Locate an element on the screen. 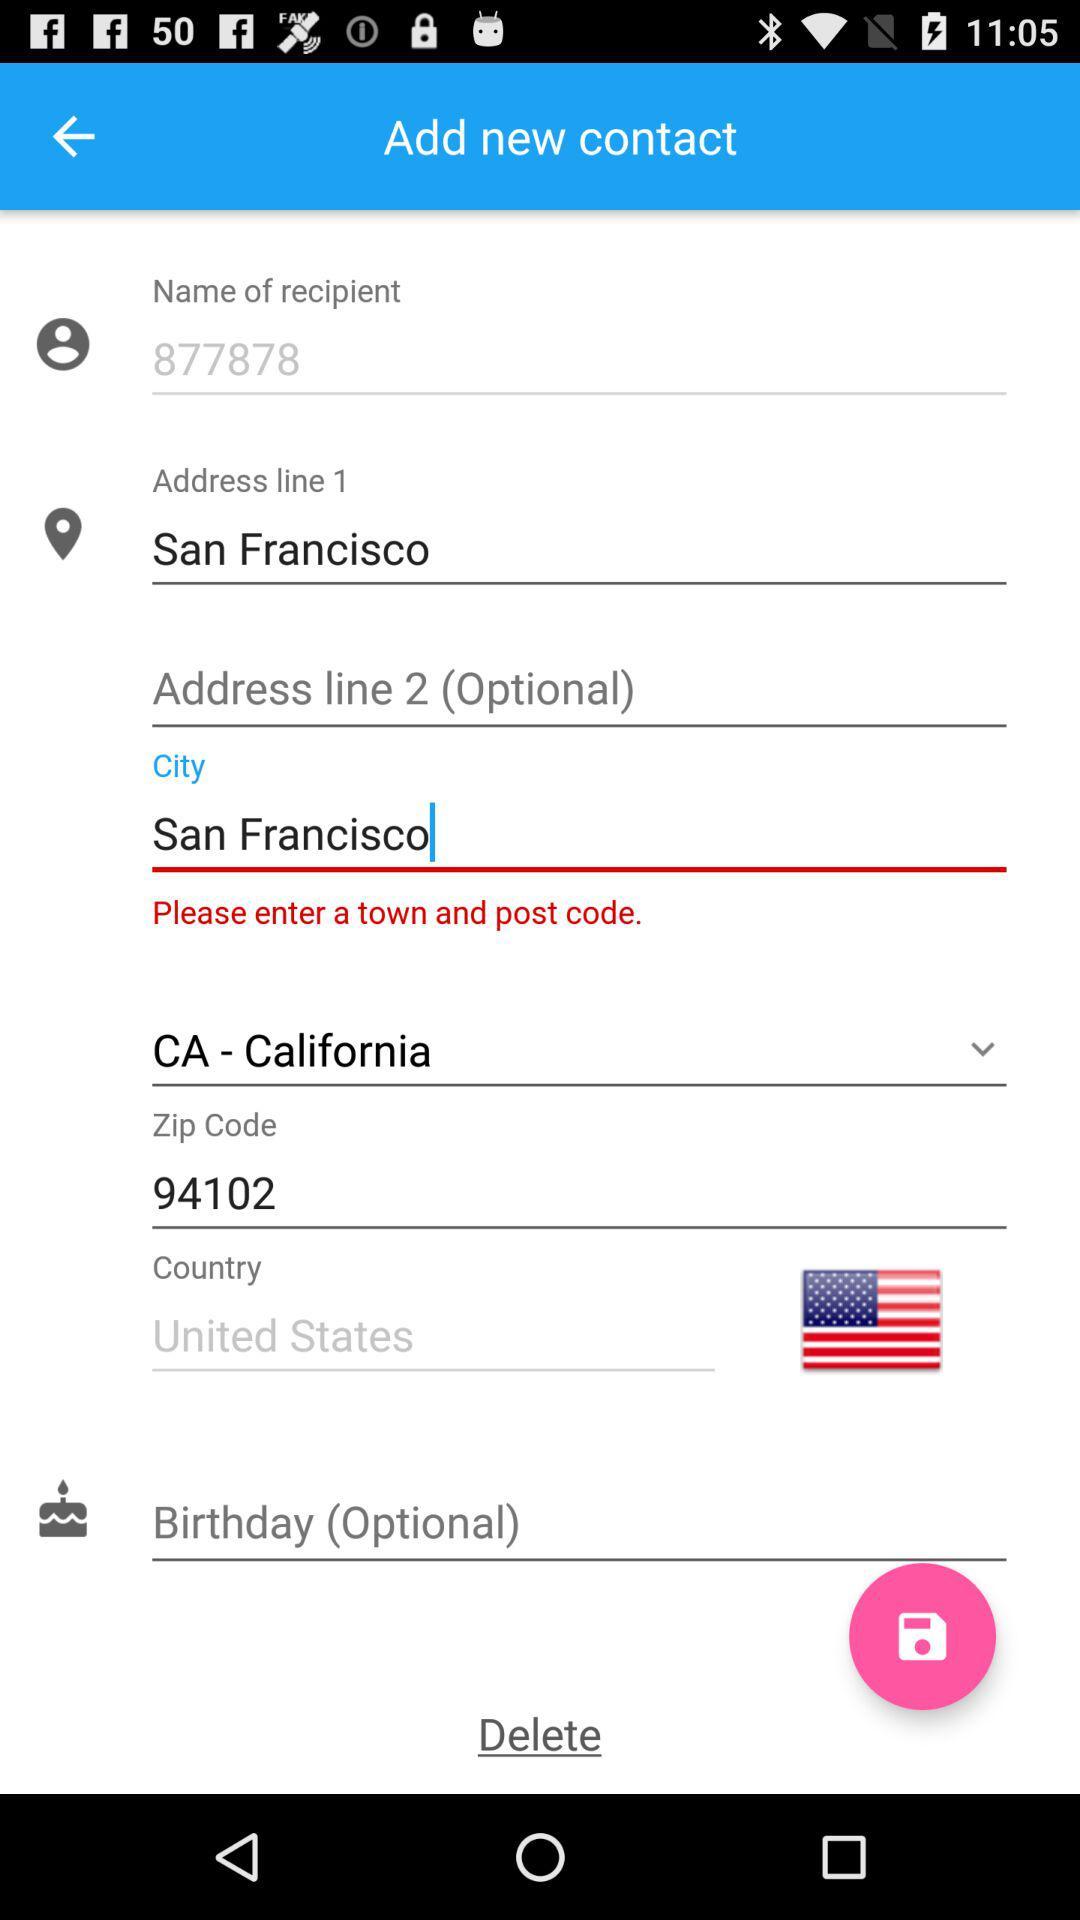  your birthday is located at coordinates (579, 1523).